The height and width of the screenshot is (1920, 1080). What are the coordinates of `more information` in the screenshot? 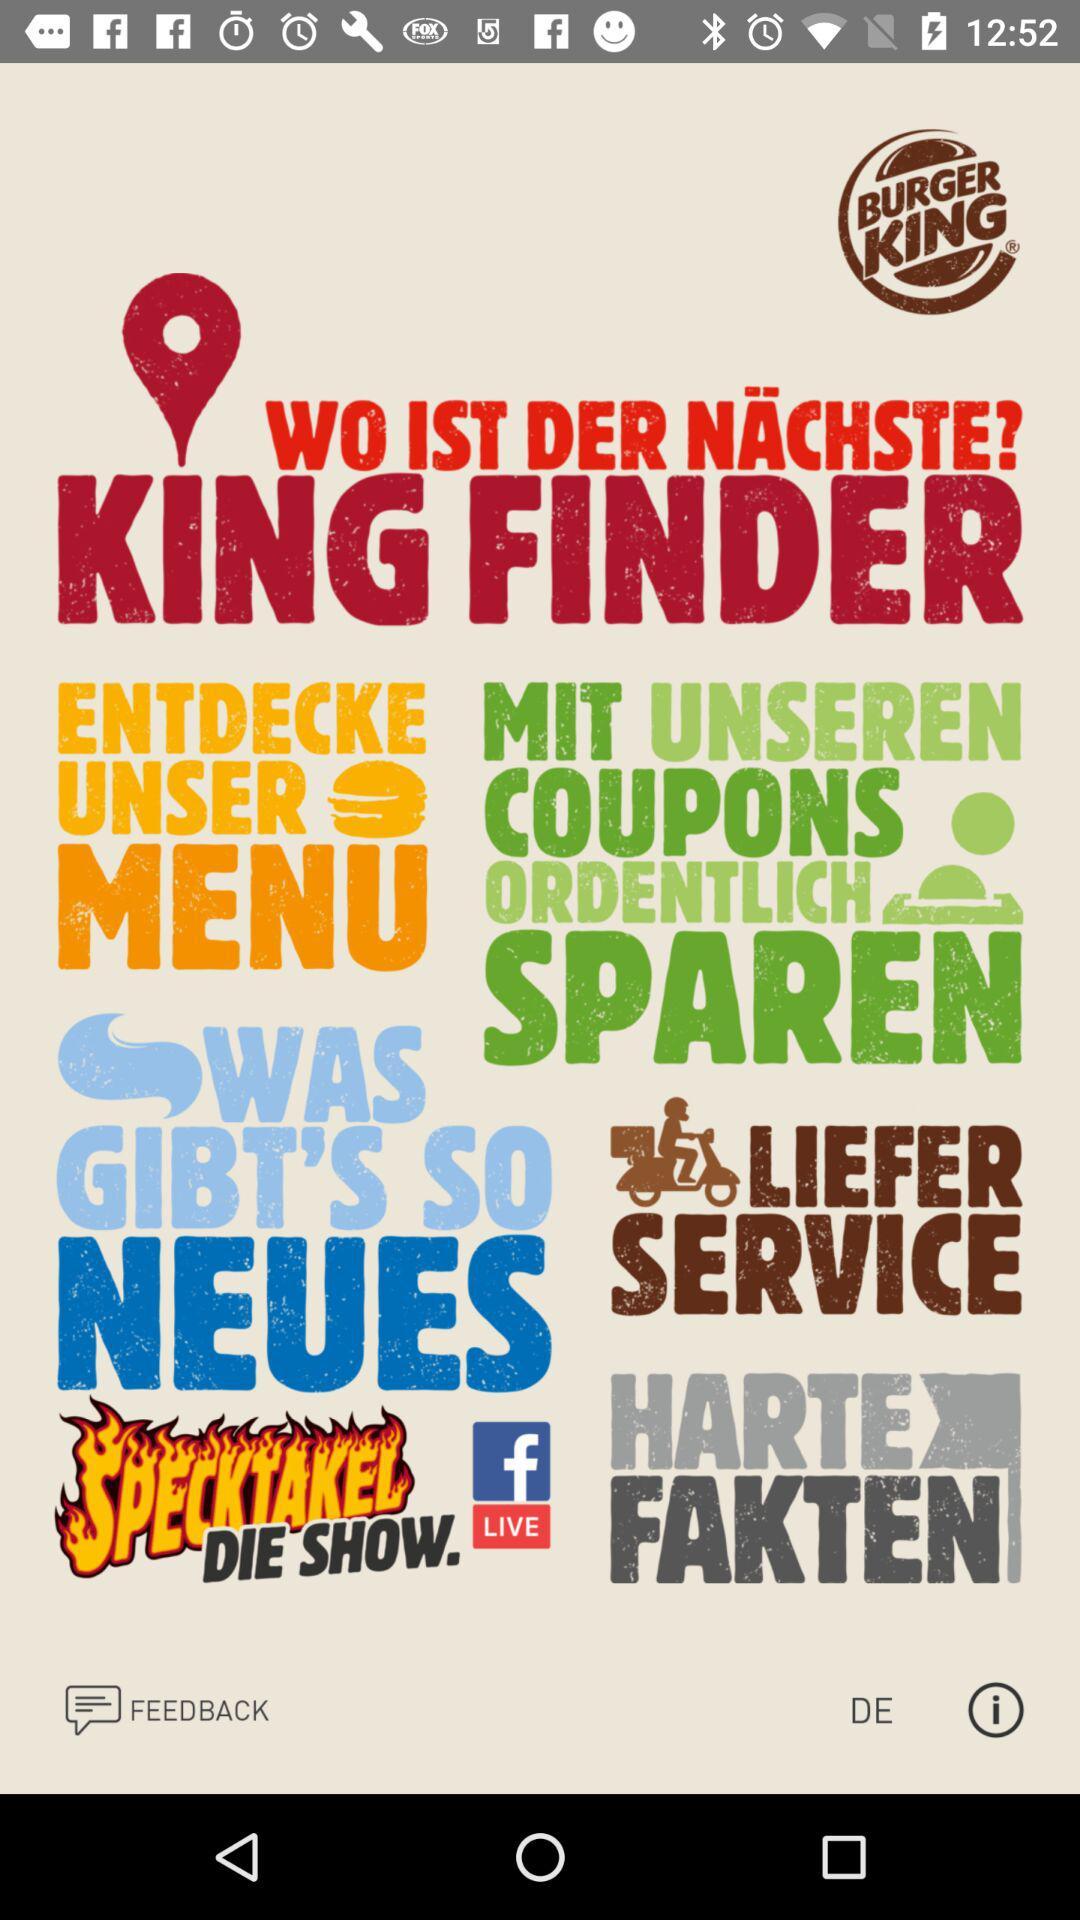 It's located at (995, 1708).